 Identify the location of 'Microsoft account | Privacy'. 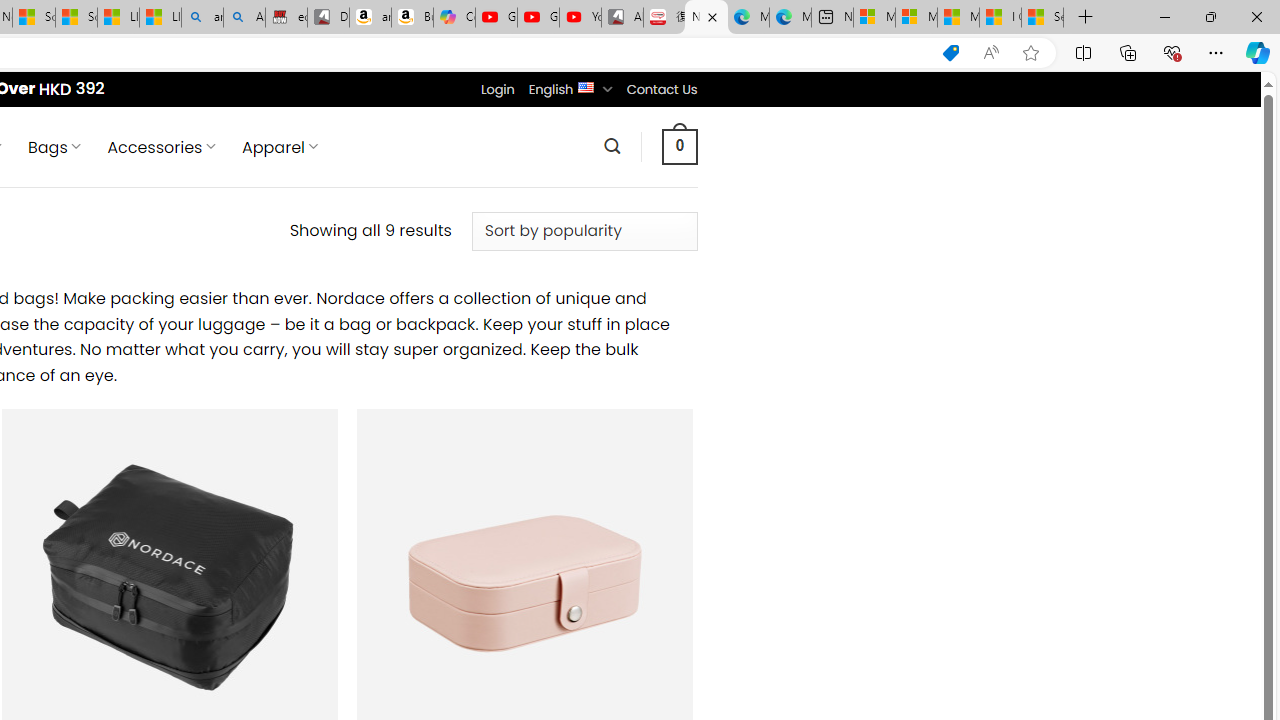
(915, 17).